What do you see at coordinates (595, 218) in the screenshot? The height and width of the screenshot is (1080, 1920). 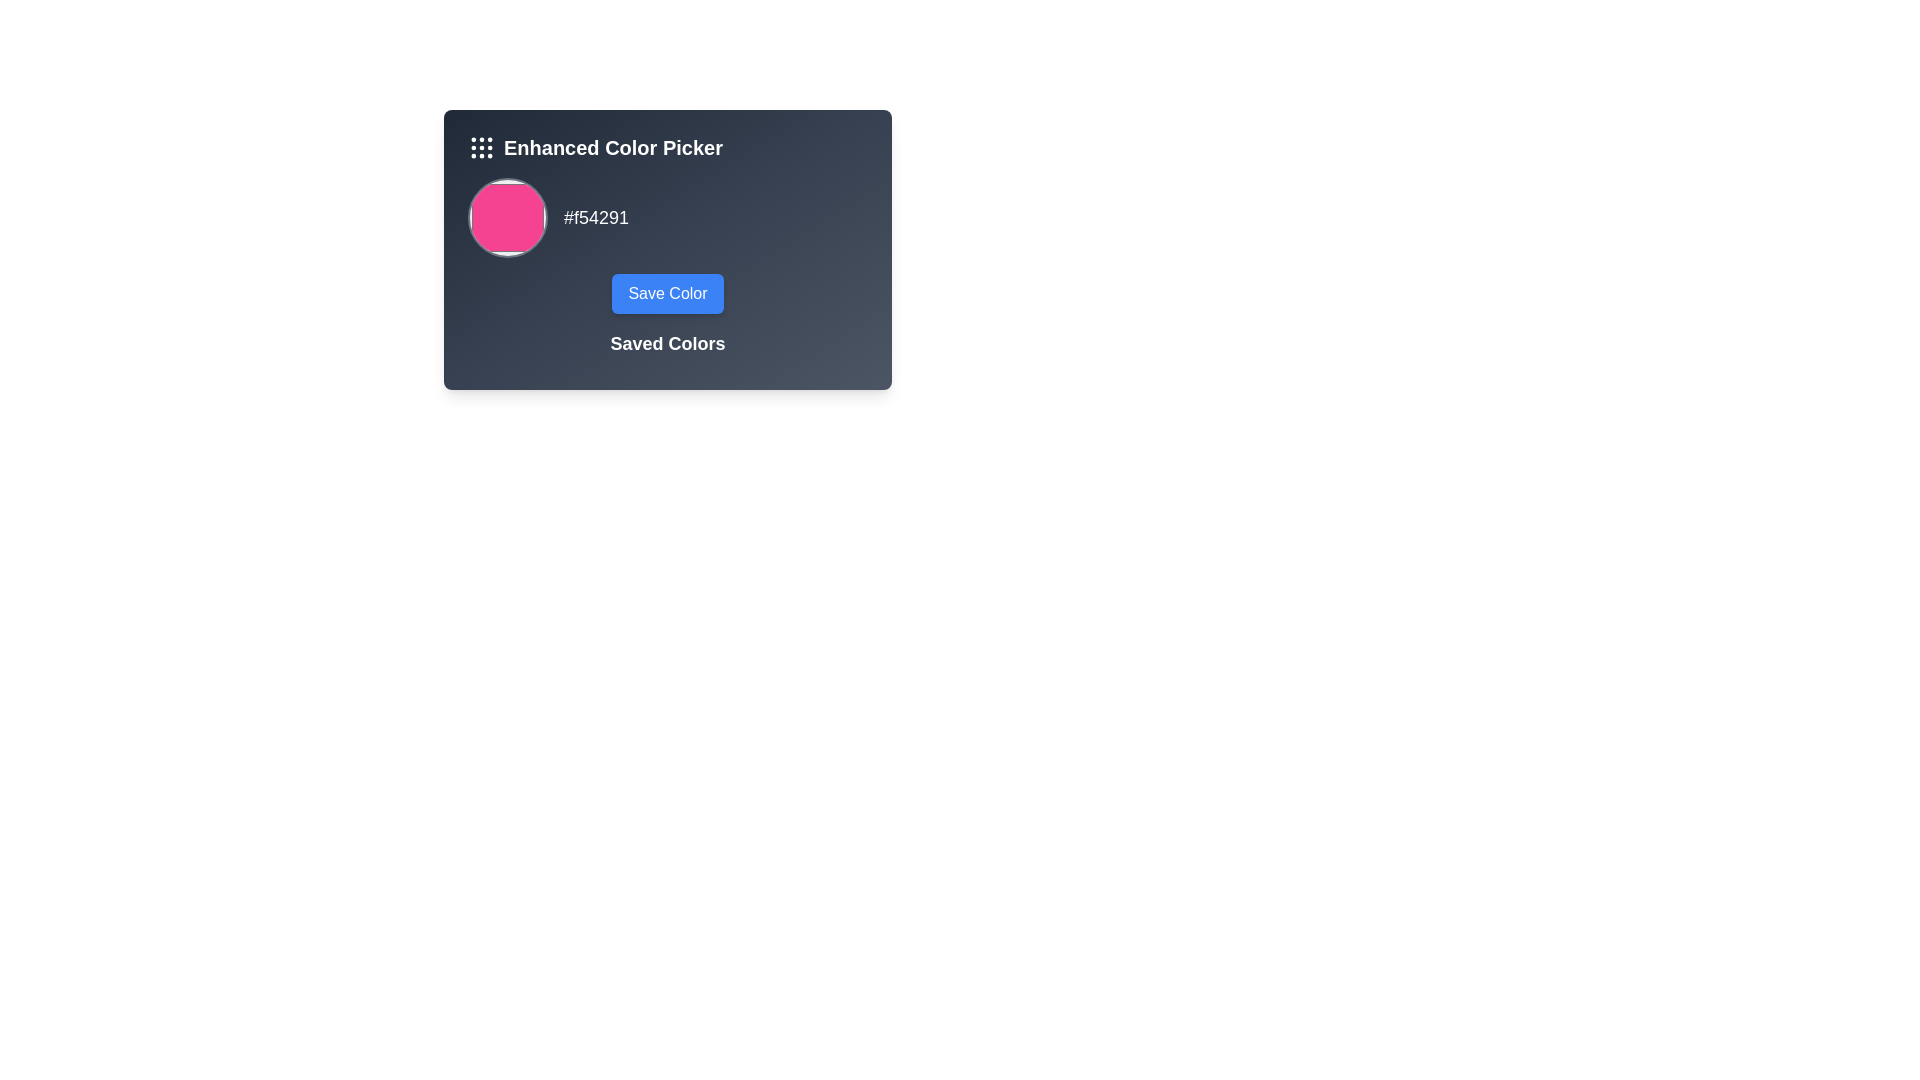 I see `hexadecimal color code displayed in the label to the right of the circular color preview swatch` at bounding box center [595, 218].